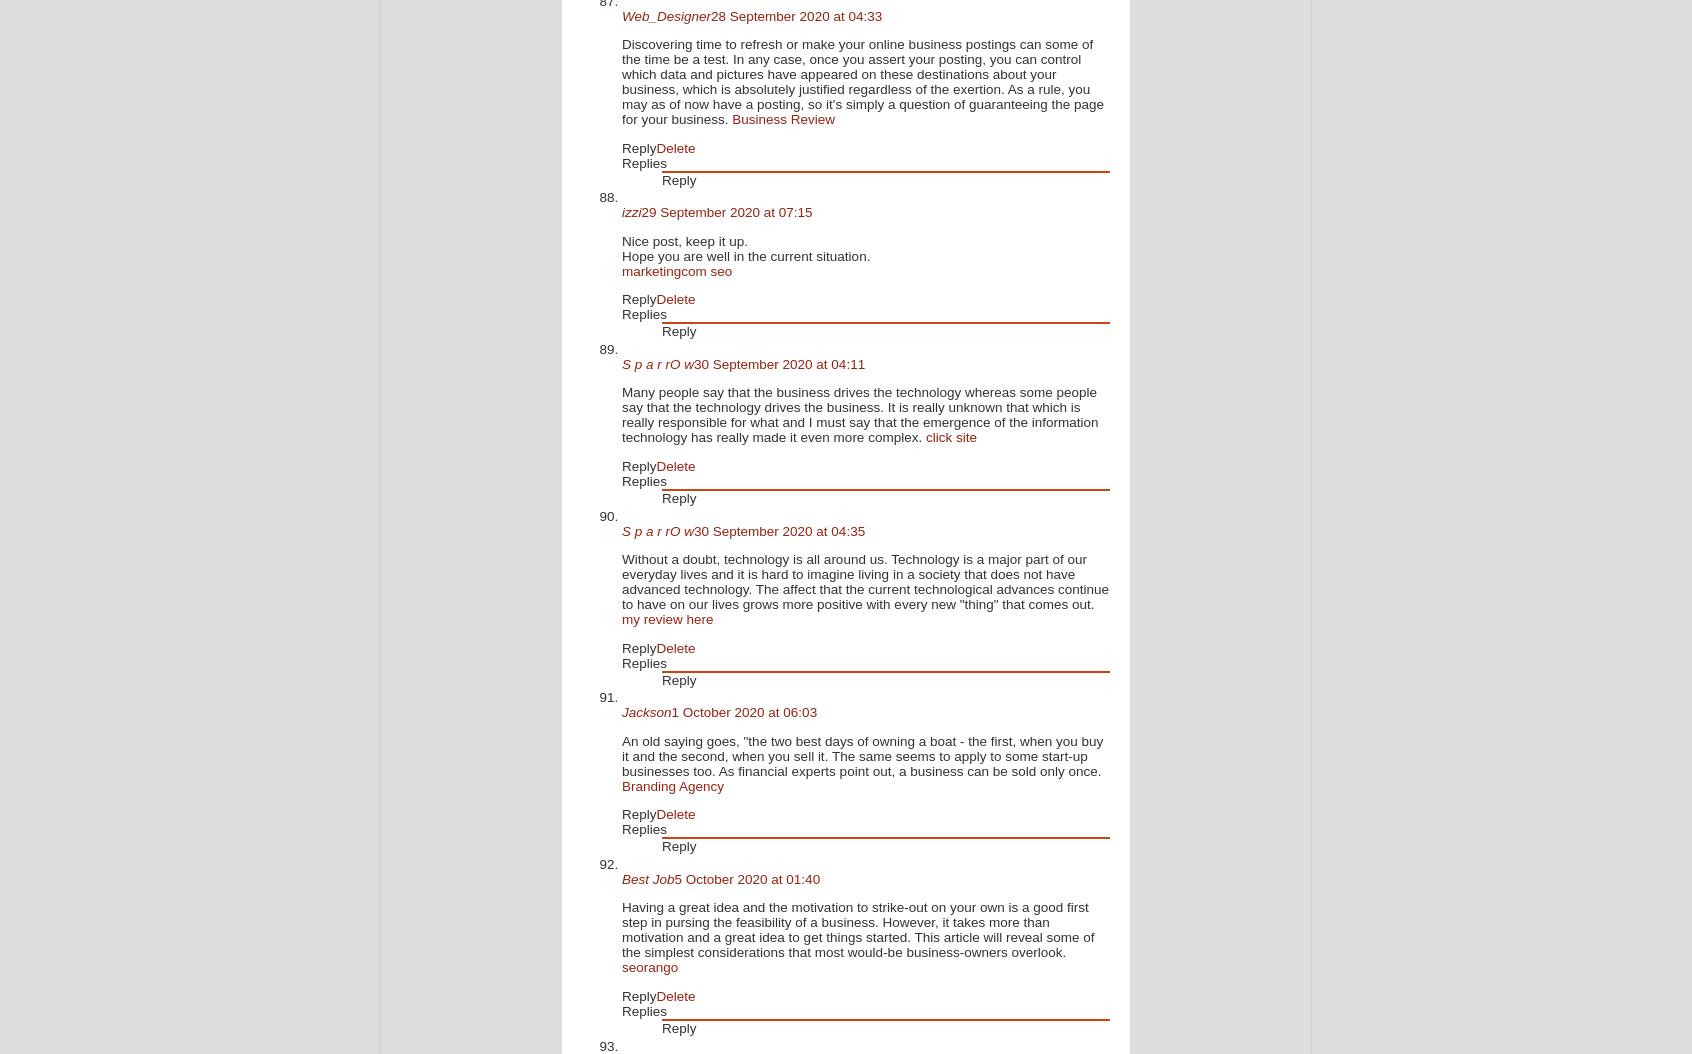 This screenshot has height=1054, width=1692. I want to click on '30 September 2020 at 04:11', so click(779, 363).